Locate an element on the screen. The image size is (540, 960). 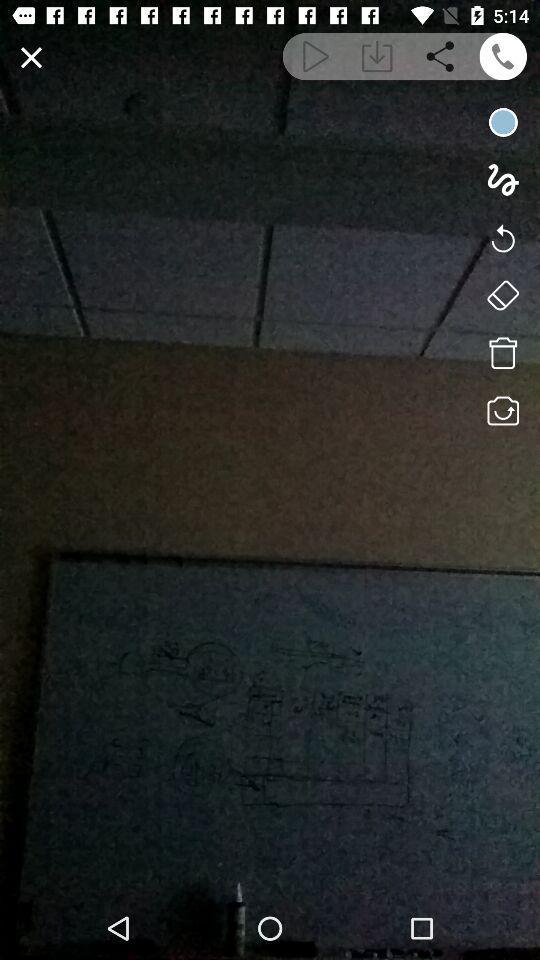
share menu is located at coordinates (440, 55).